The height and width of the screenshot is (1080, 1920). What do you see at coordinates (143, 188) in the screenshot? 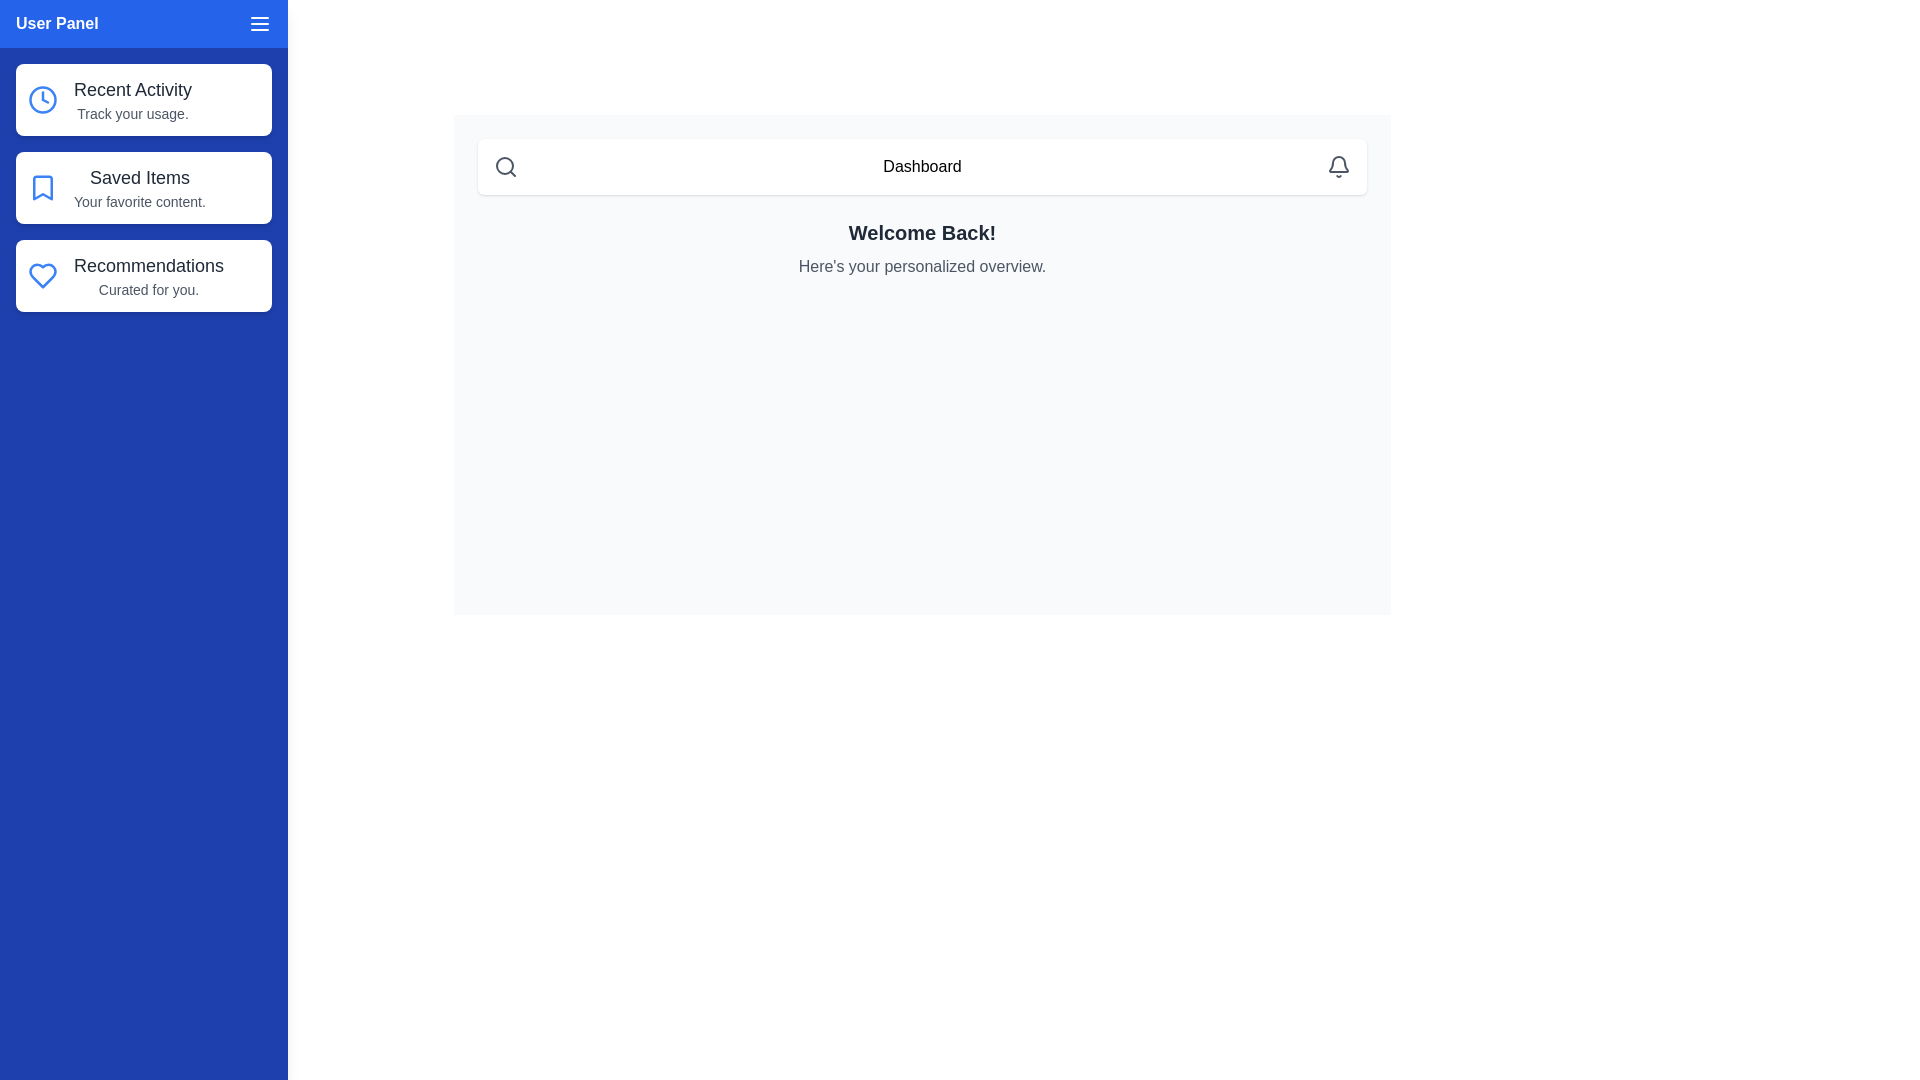
I see `the menu item Saved Items from the InteractiveUserDrawer` at bounding box center [143, 188].